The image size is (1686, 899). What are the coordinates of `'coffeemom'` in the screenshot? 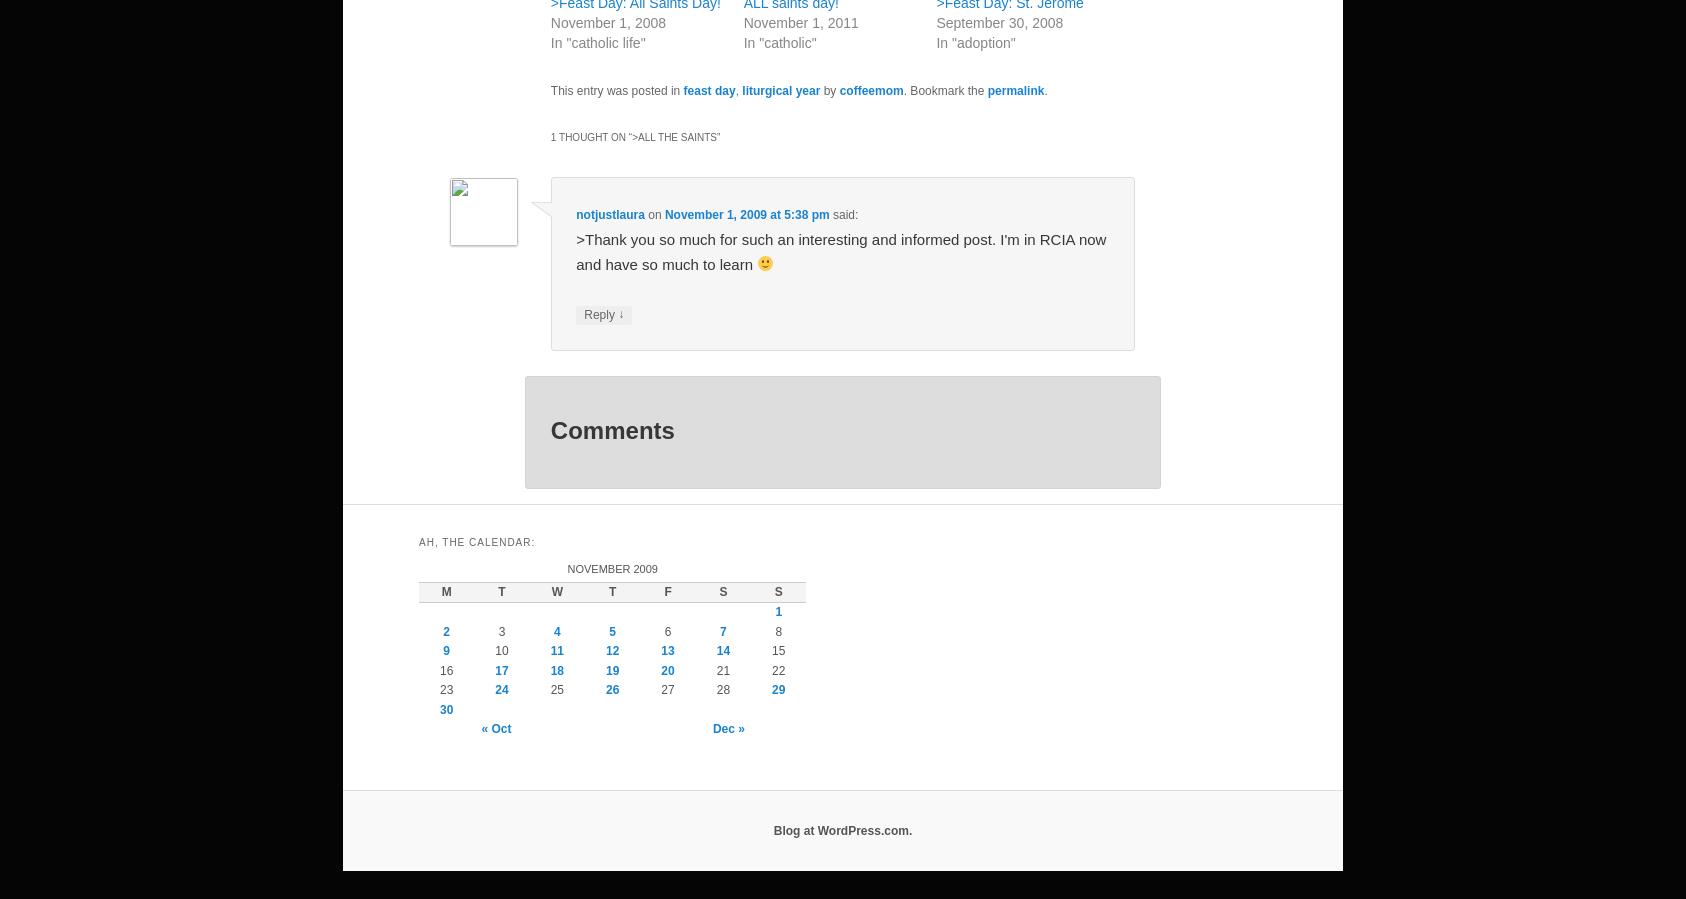 It's located at (869, 89).